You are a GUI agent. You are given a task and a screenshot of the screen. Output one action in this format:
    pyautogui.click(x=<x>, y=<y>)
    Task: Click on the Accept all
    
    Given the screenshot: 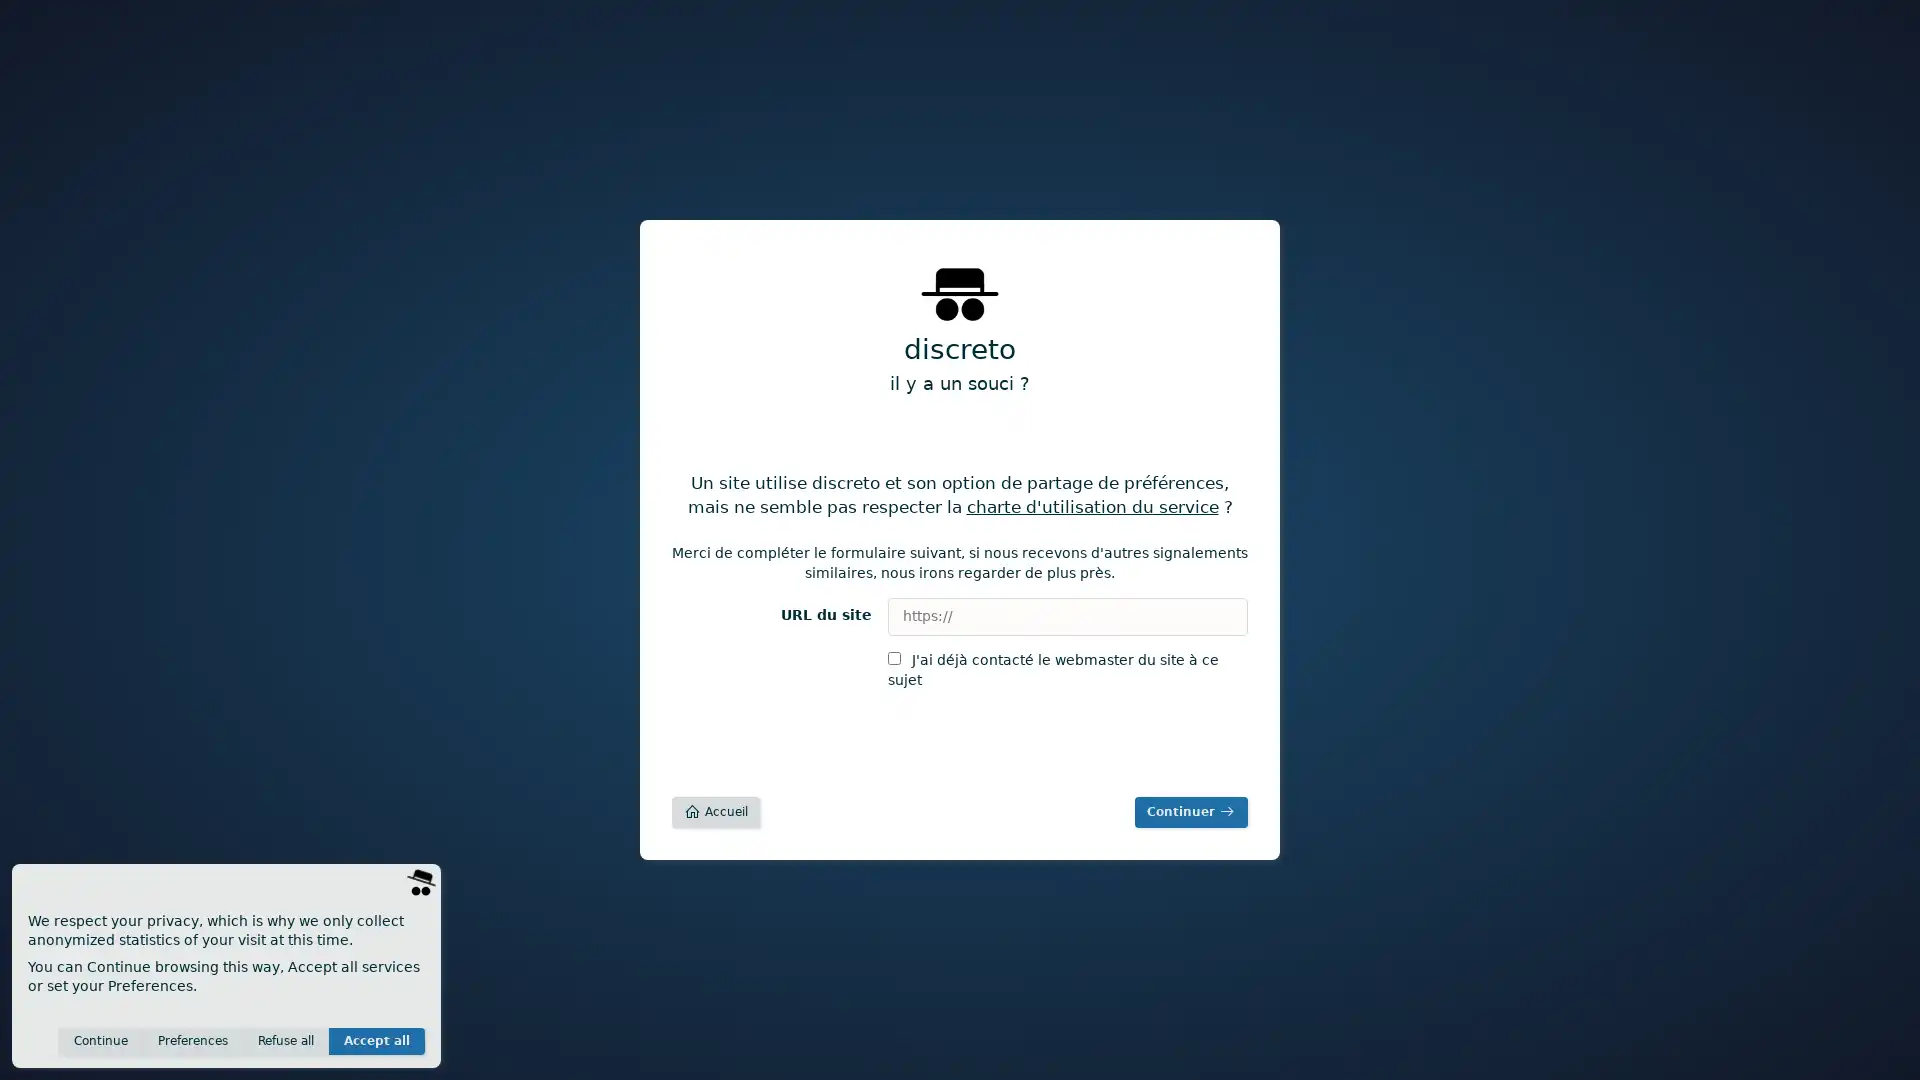 What is the action you would take?
    pyautogui.click(x=377, y=1040)
    